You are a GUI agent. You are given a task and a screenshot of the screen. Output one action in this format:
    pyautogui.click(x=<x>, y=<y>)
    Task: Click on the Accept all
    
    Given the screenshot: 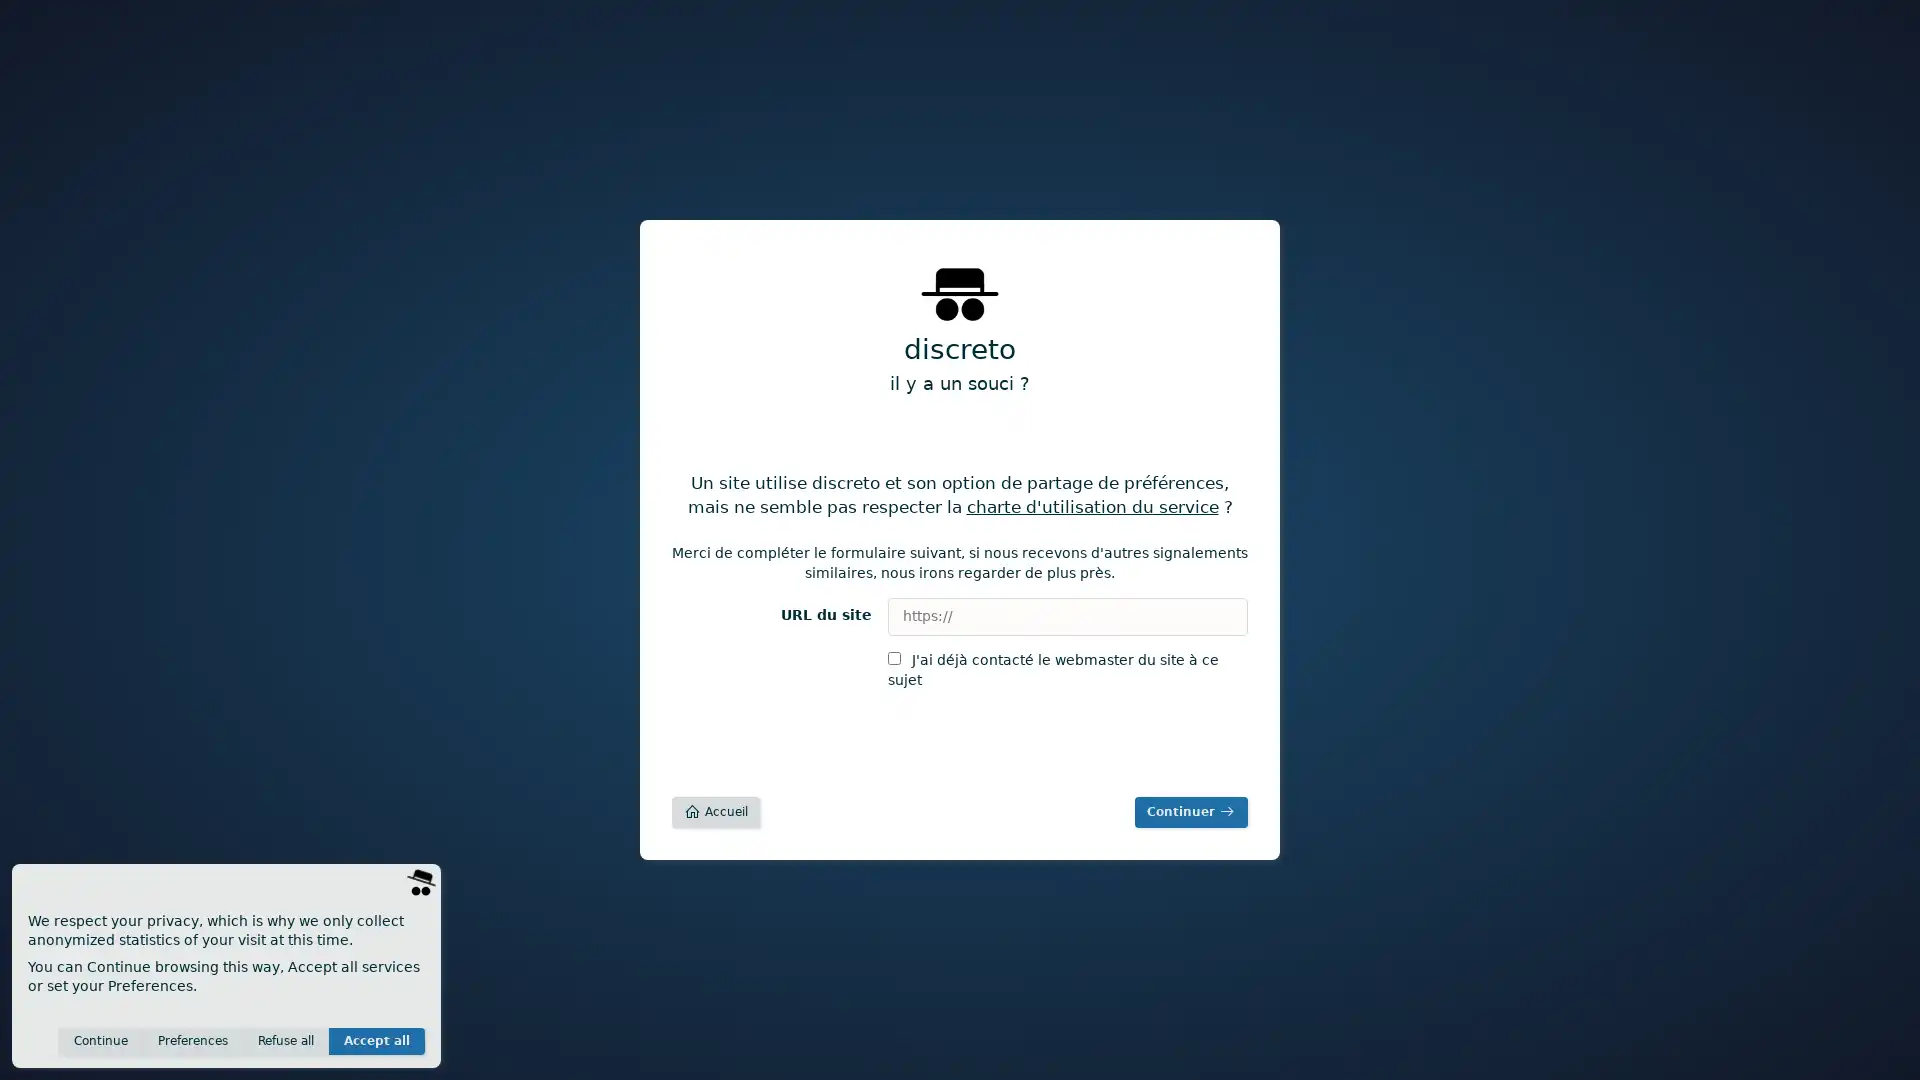 What is the action you would take?
    pyautogui.click(x=377, y=1040)
    